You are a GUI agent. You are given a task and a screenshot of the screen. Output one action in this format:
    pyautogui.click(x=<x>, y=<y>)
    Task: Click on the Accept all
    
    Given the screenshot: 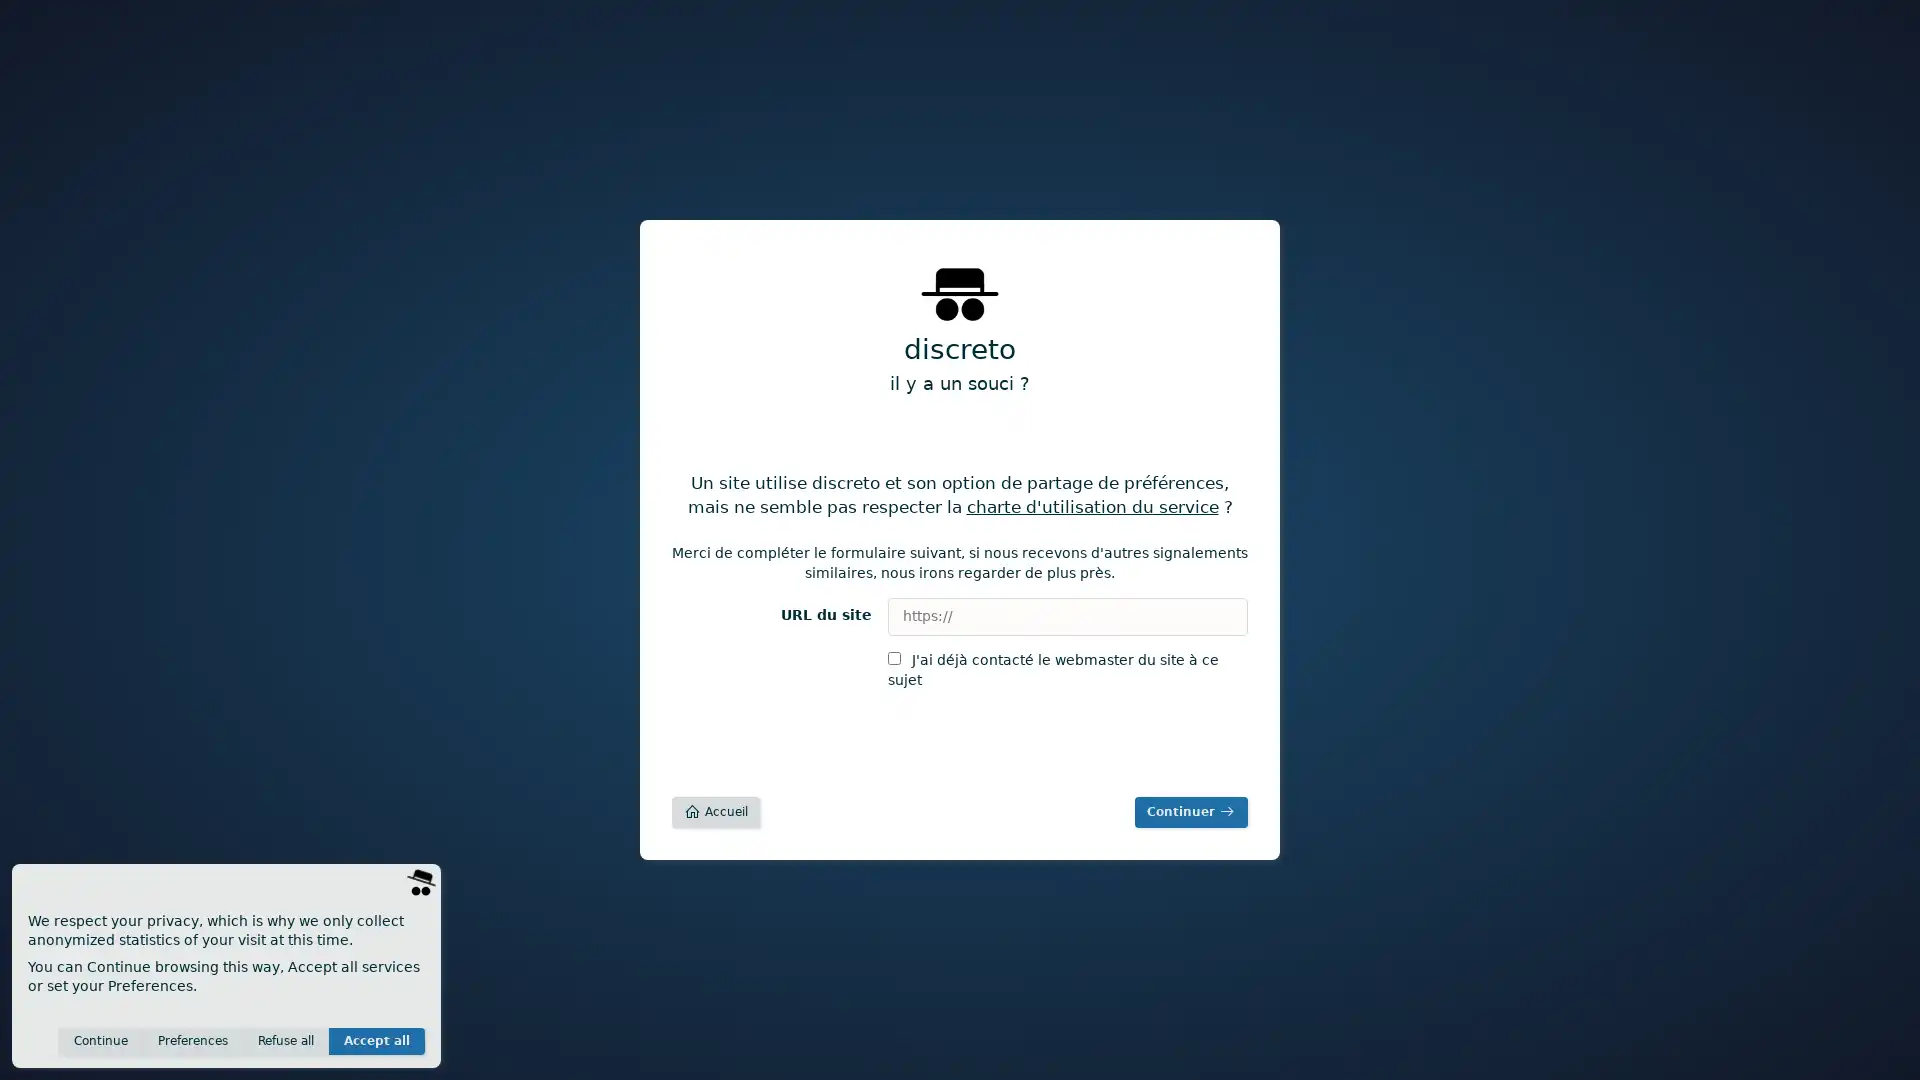 What is the action you would take?
    pyautogui.click(x=377, y=1040)
    